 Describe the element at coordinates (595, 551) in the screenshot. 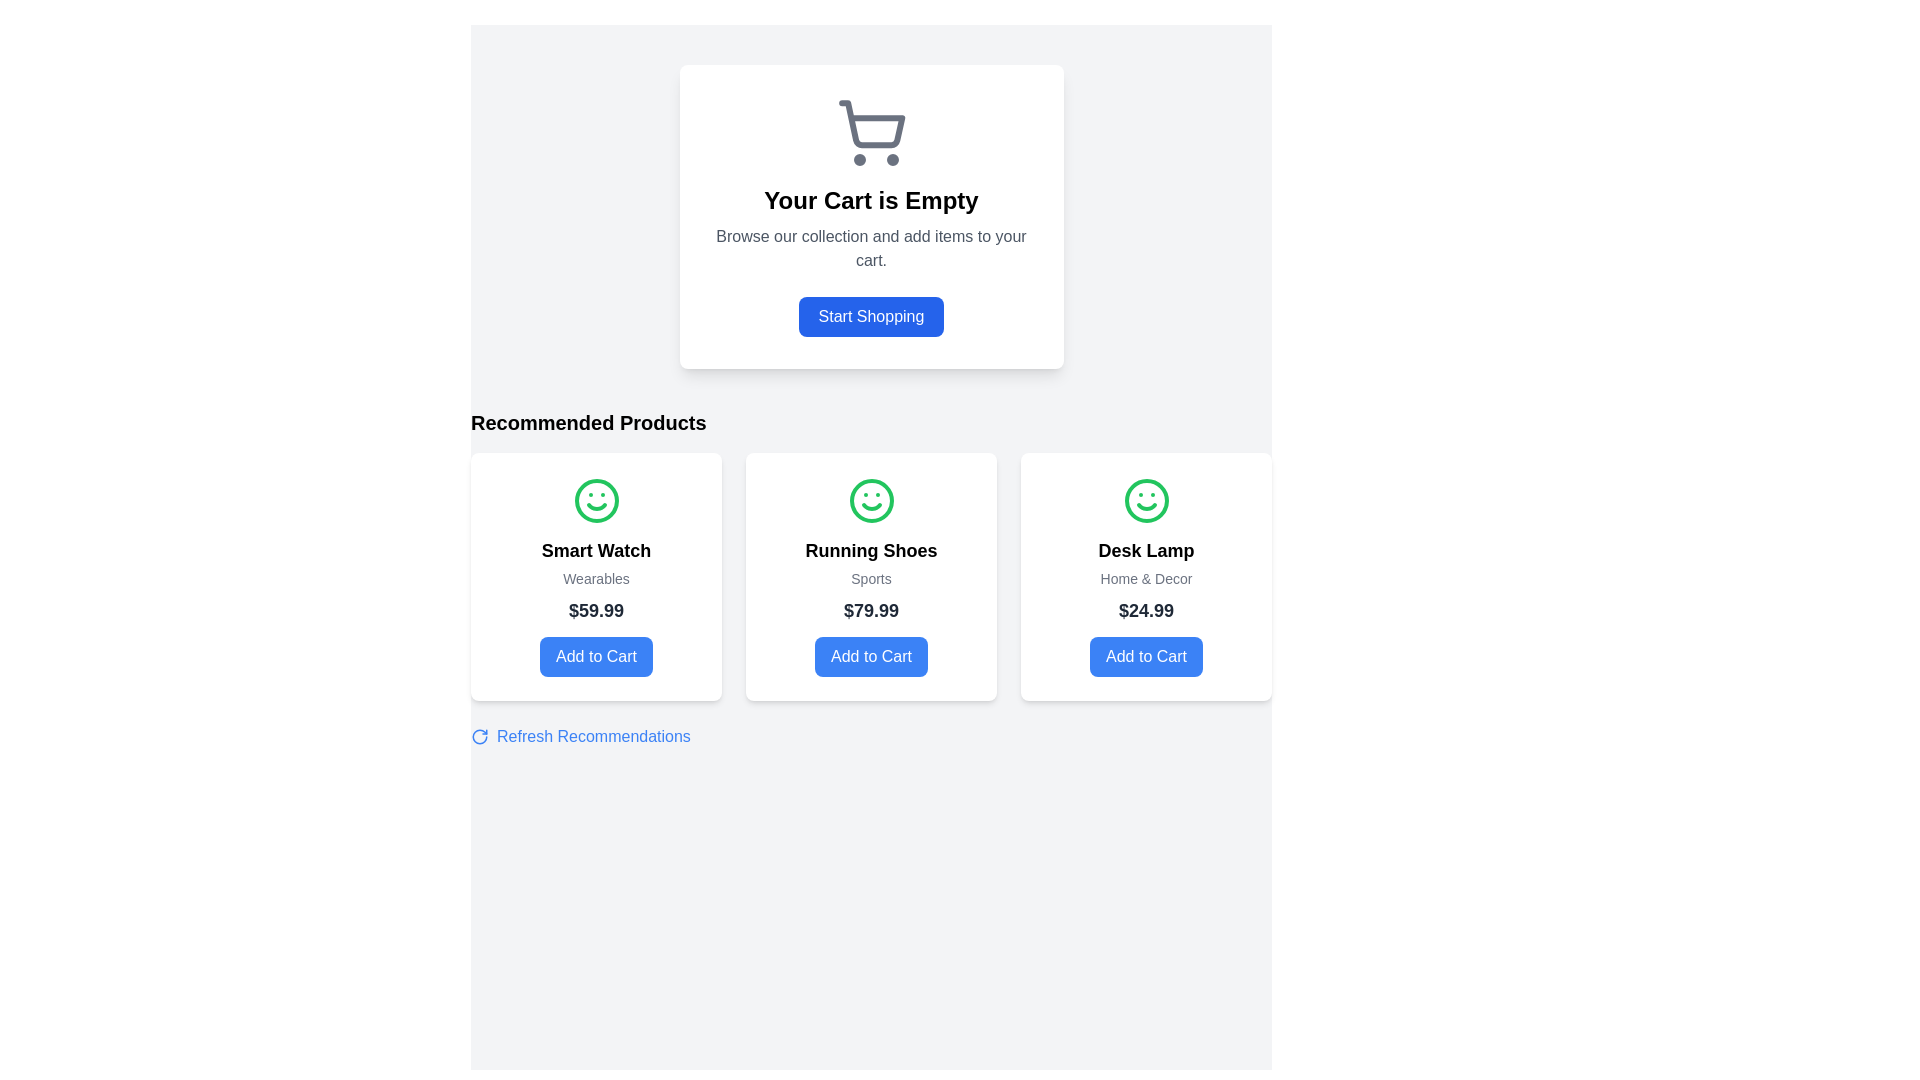

I see `text label that serves as the title of the product, displaying 'Smart Watch', located in the upper section of the first product card in the 'Recommended Products' section, positioned below a smiling face icon and above the text 'Wearables'` at that location.